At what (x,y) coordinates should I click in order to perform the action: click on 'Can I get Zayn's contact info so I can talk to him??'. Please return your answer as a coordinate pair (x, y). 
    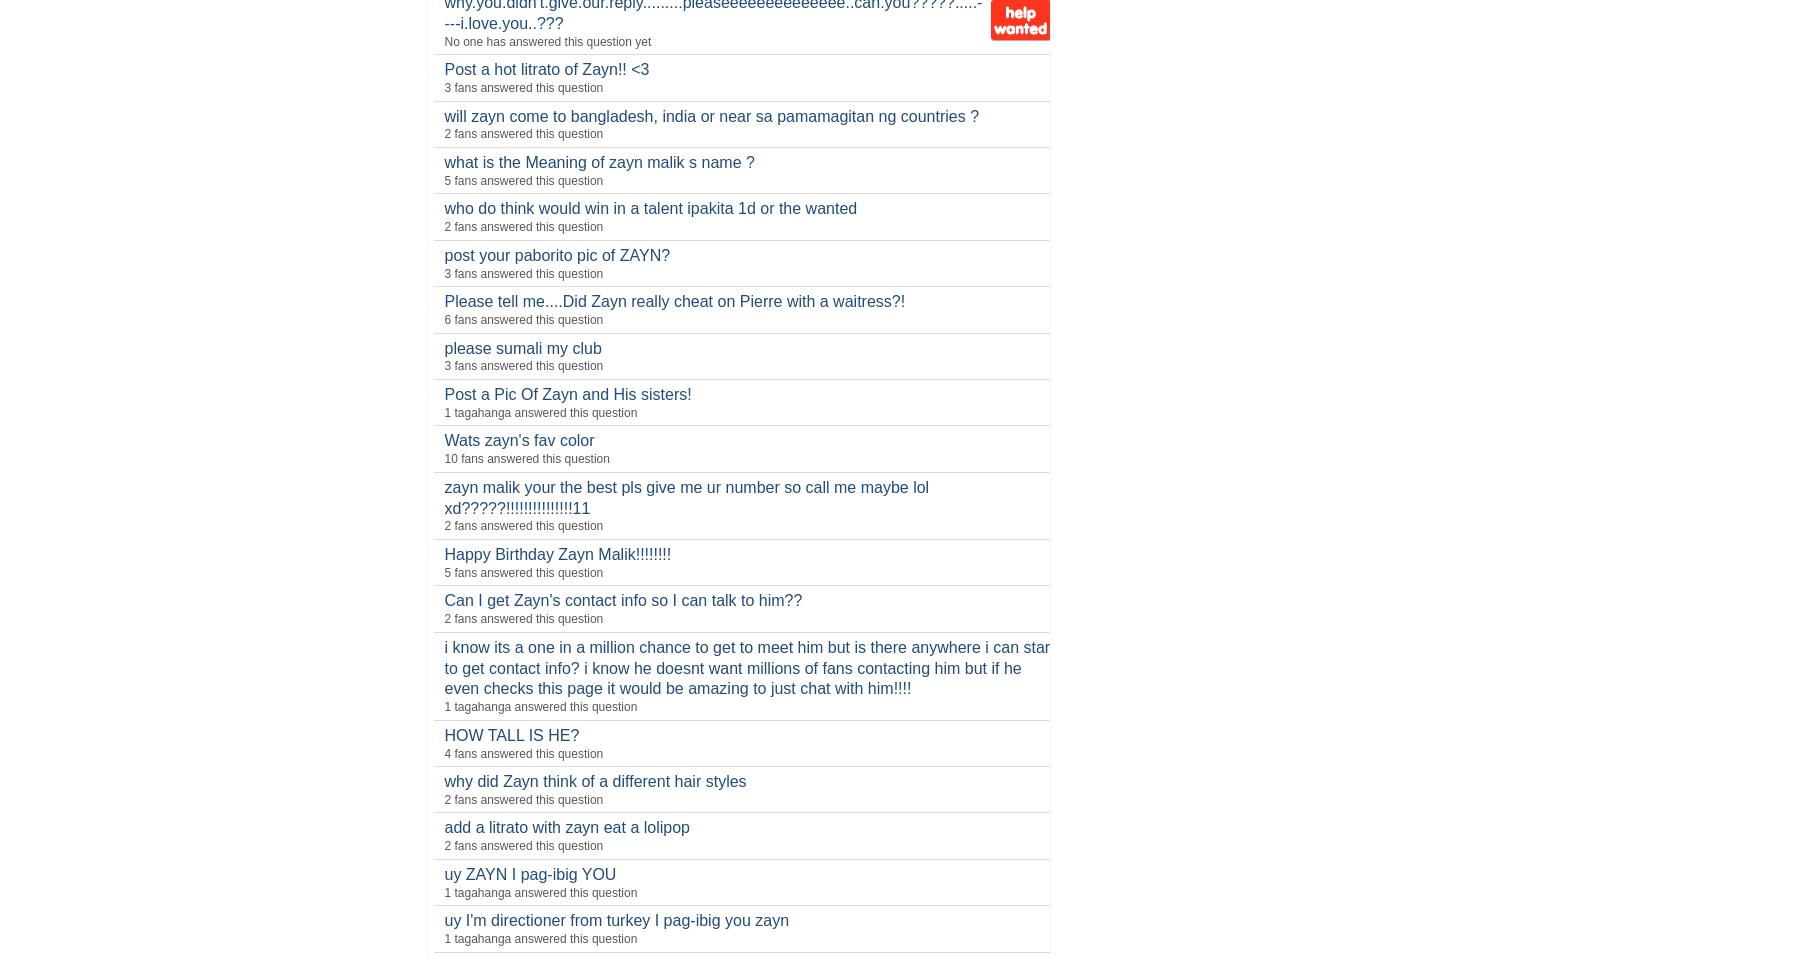
    Looking at the image, I should click on (623, 600).